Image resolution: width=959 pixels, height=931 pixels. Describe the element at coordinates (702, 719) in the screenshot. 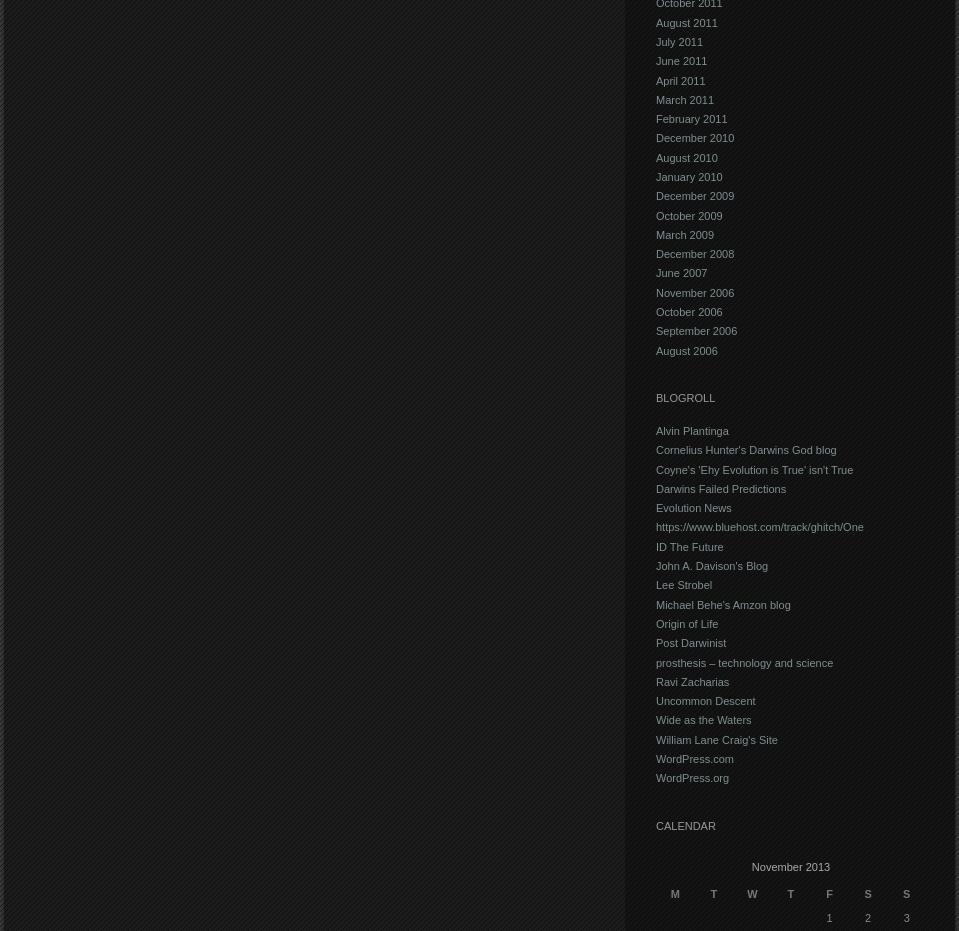

I see `'Wide as the Waters'` at that location.